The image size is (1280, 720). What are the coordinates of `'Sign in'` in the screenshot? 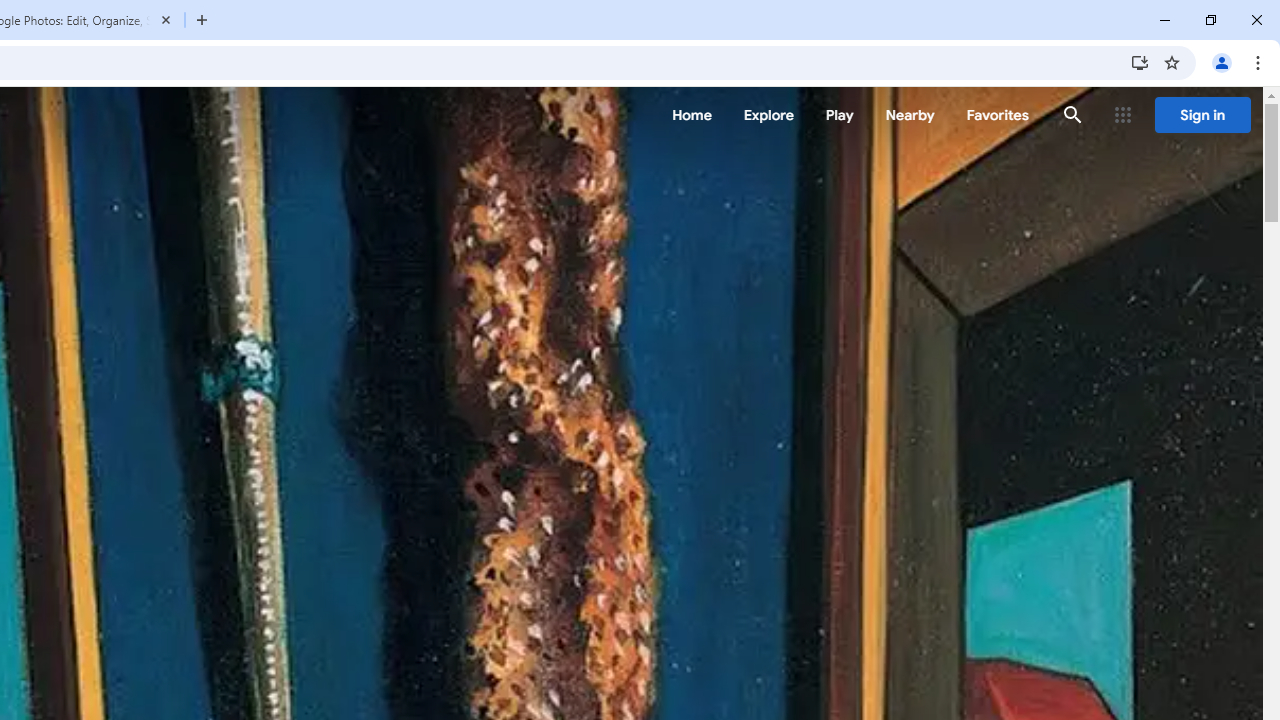 It's located at (1201, 115).